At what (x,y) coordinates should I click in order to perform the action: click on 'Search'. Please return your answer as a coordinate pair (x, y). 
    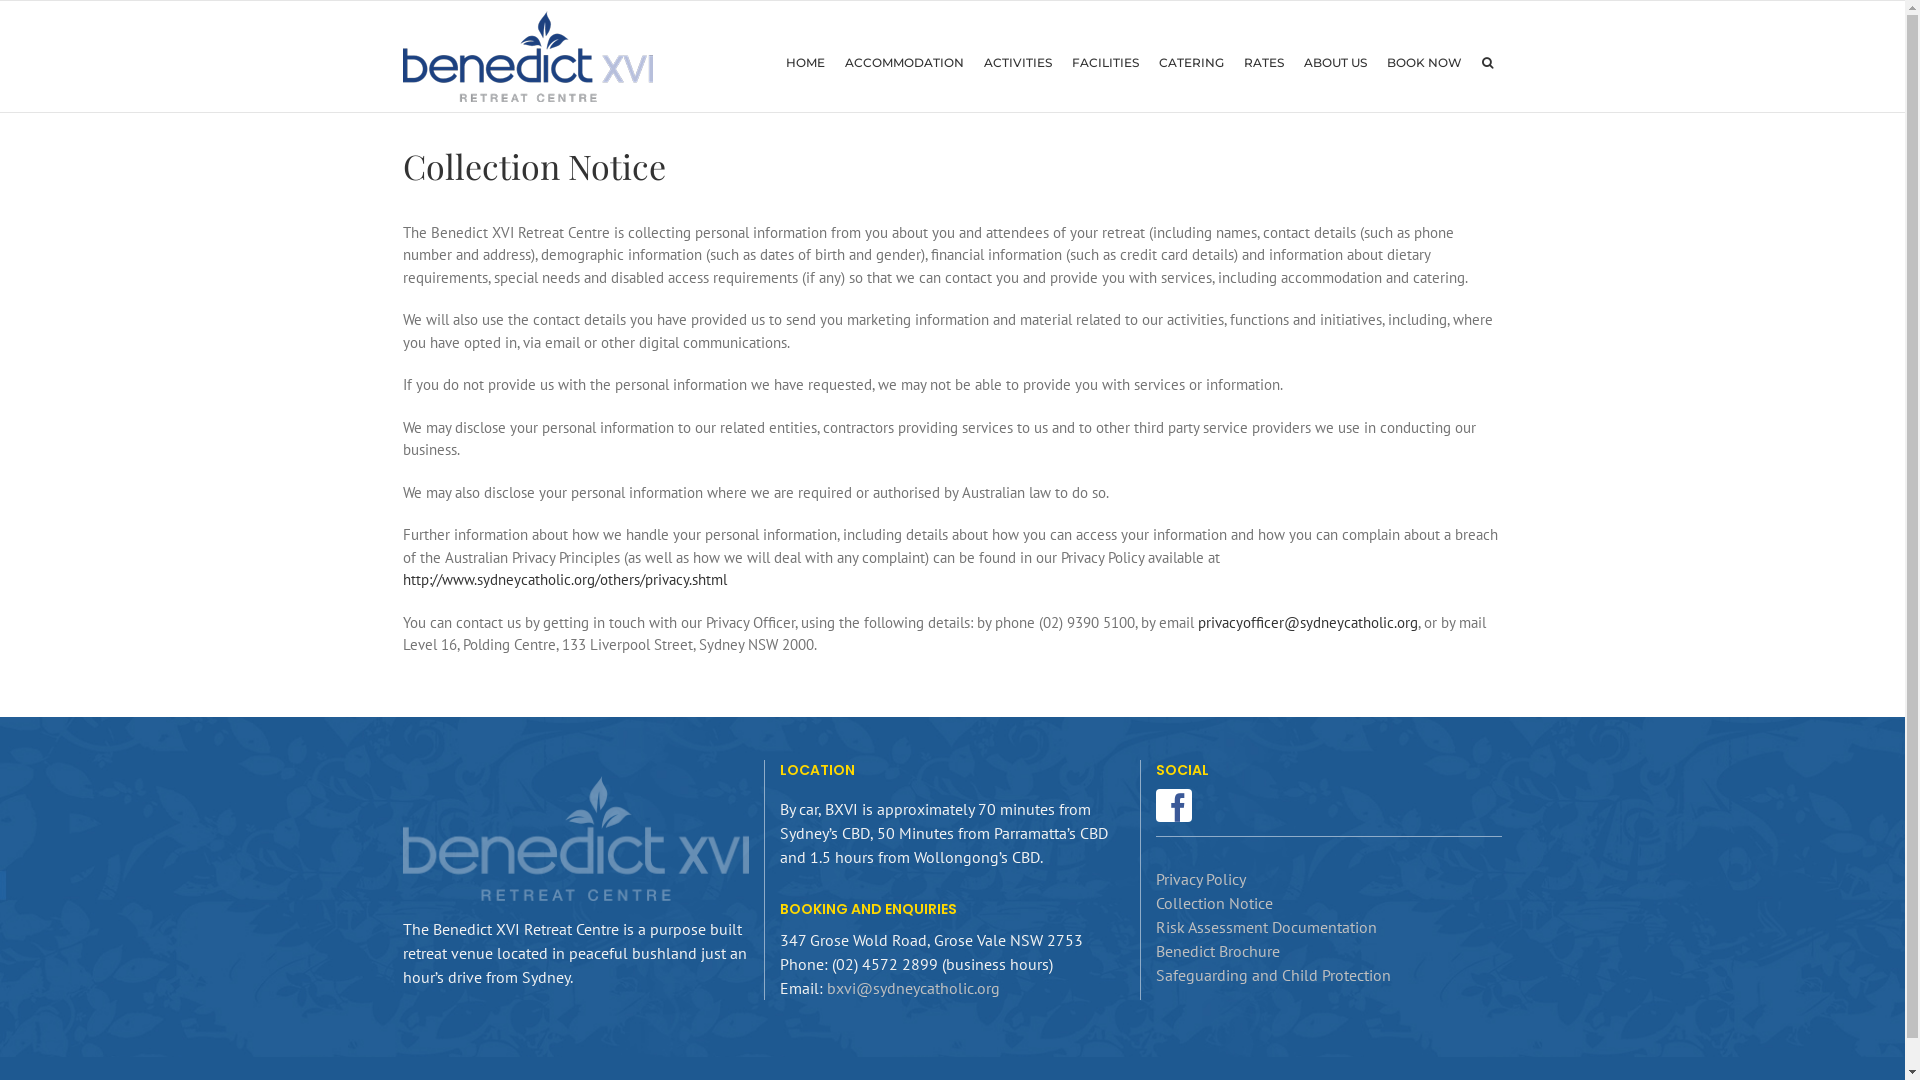
    Looking at the image, I should click on (1472, 61).